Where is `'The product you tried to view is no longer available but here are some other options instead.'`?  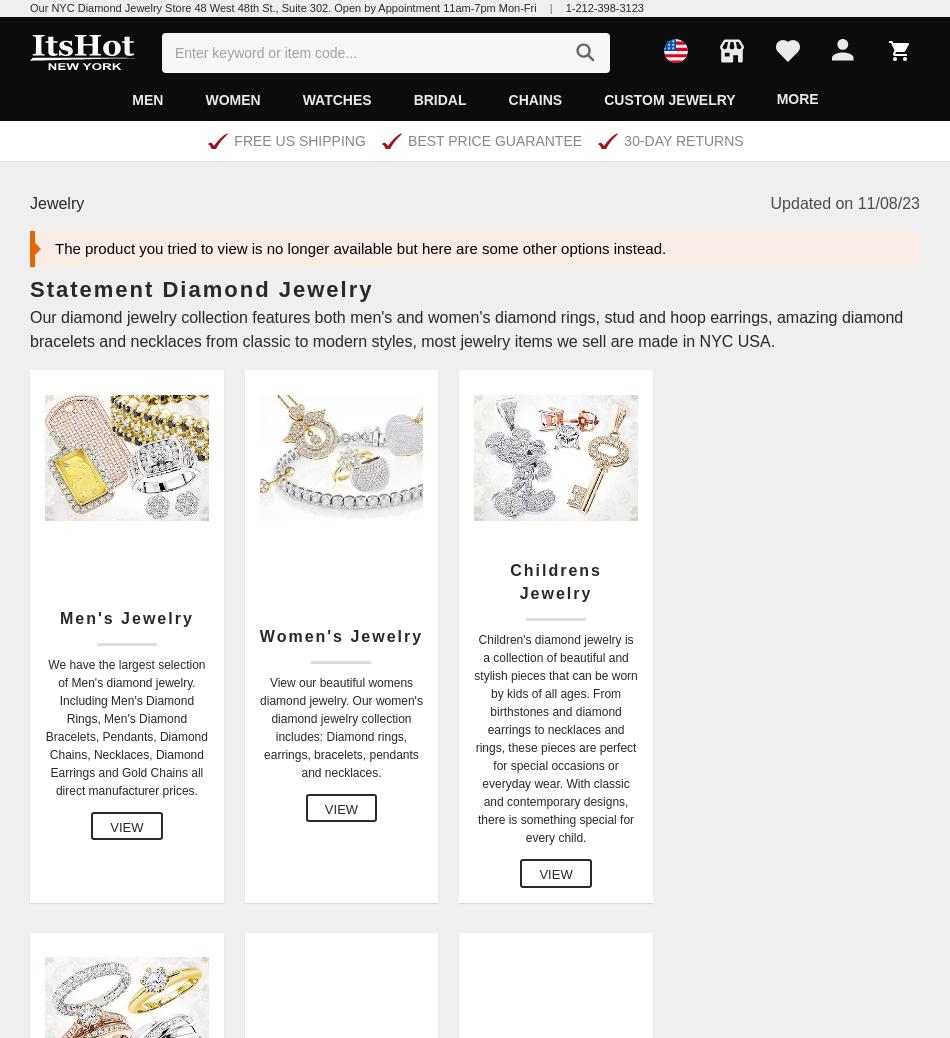 'The product you tried to view is no longer available but here are some other options instead.' is located at coordinates (55, 246).